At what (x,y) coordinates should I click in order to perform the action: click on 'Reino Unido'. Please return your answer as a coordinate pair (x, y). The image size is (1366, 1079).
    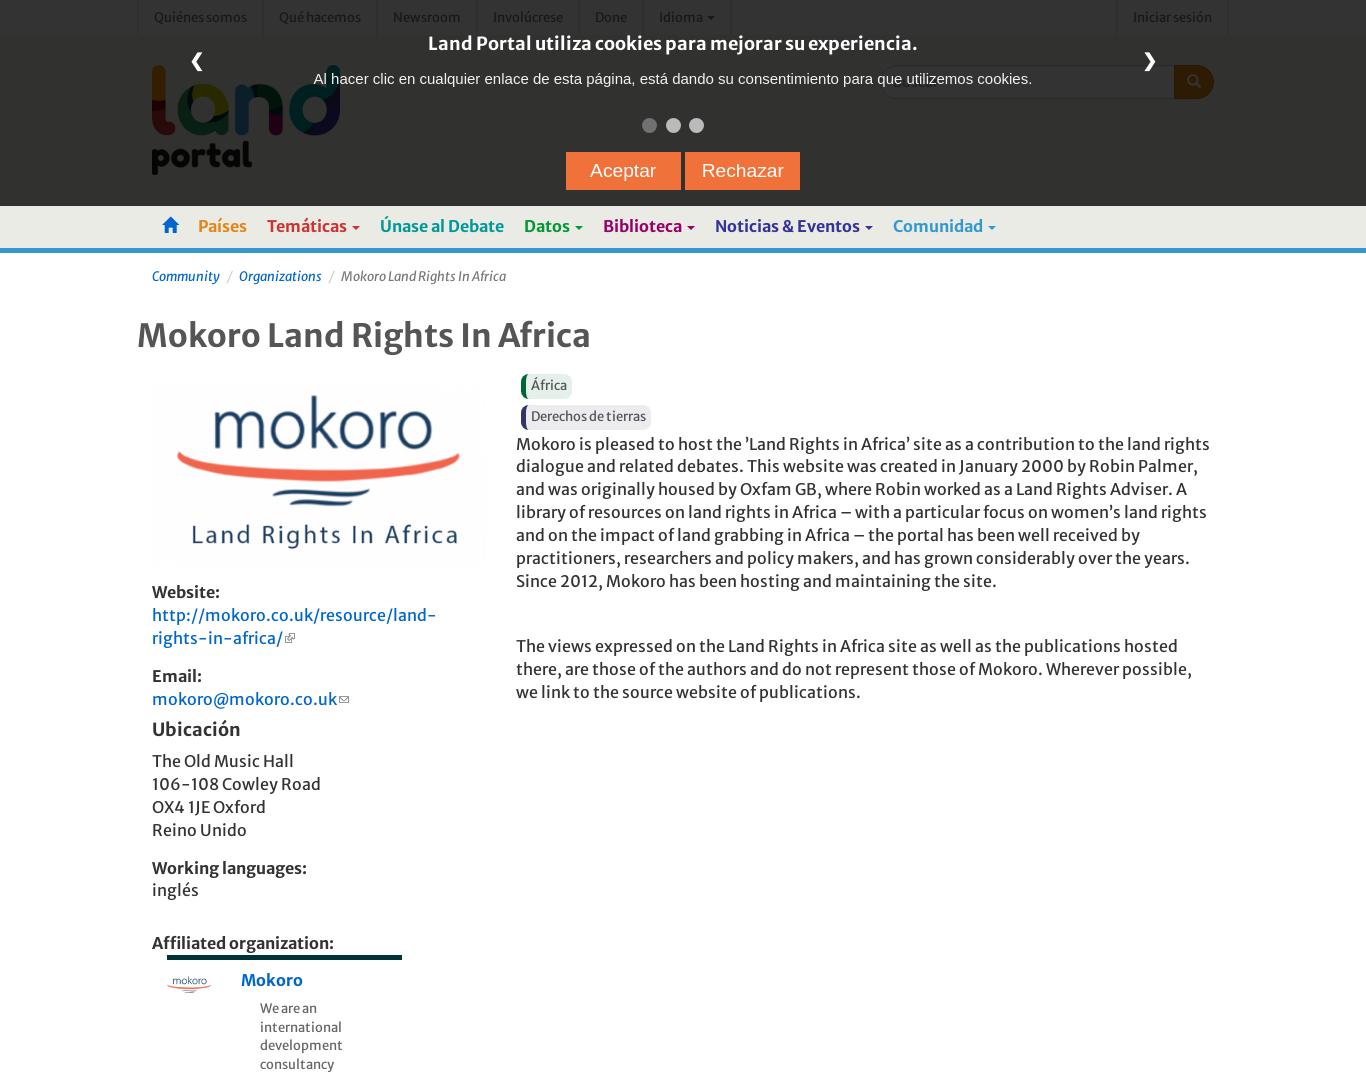
    Looking at the image, I should click on (197, 827).